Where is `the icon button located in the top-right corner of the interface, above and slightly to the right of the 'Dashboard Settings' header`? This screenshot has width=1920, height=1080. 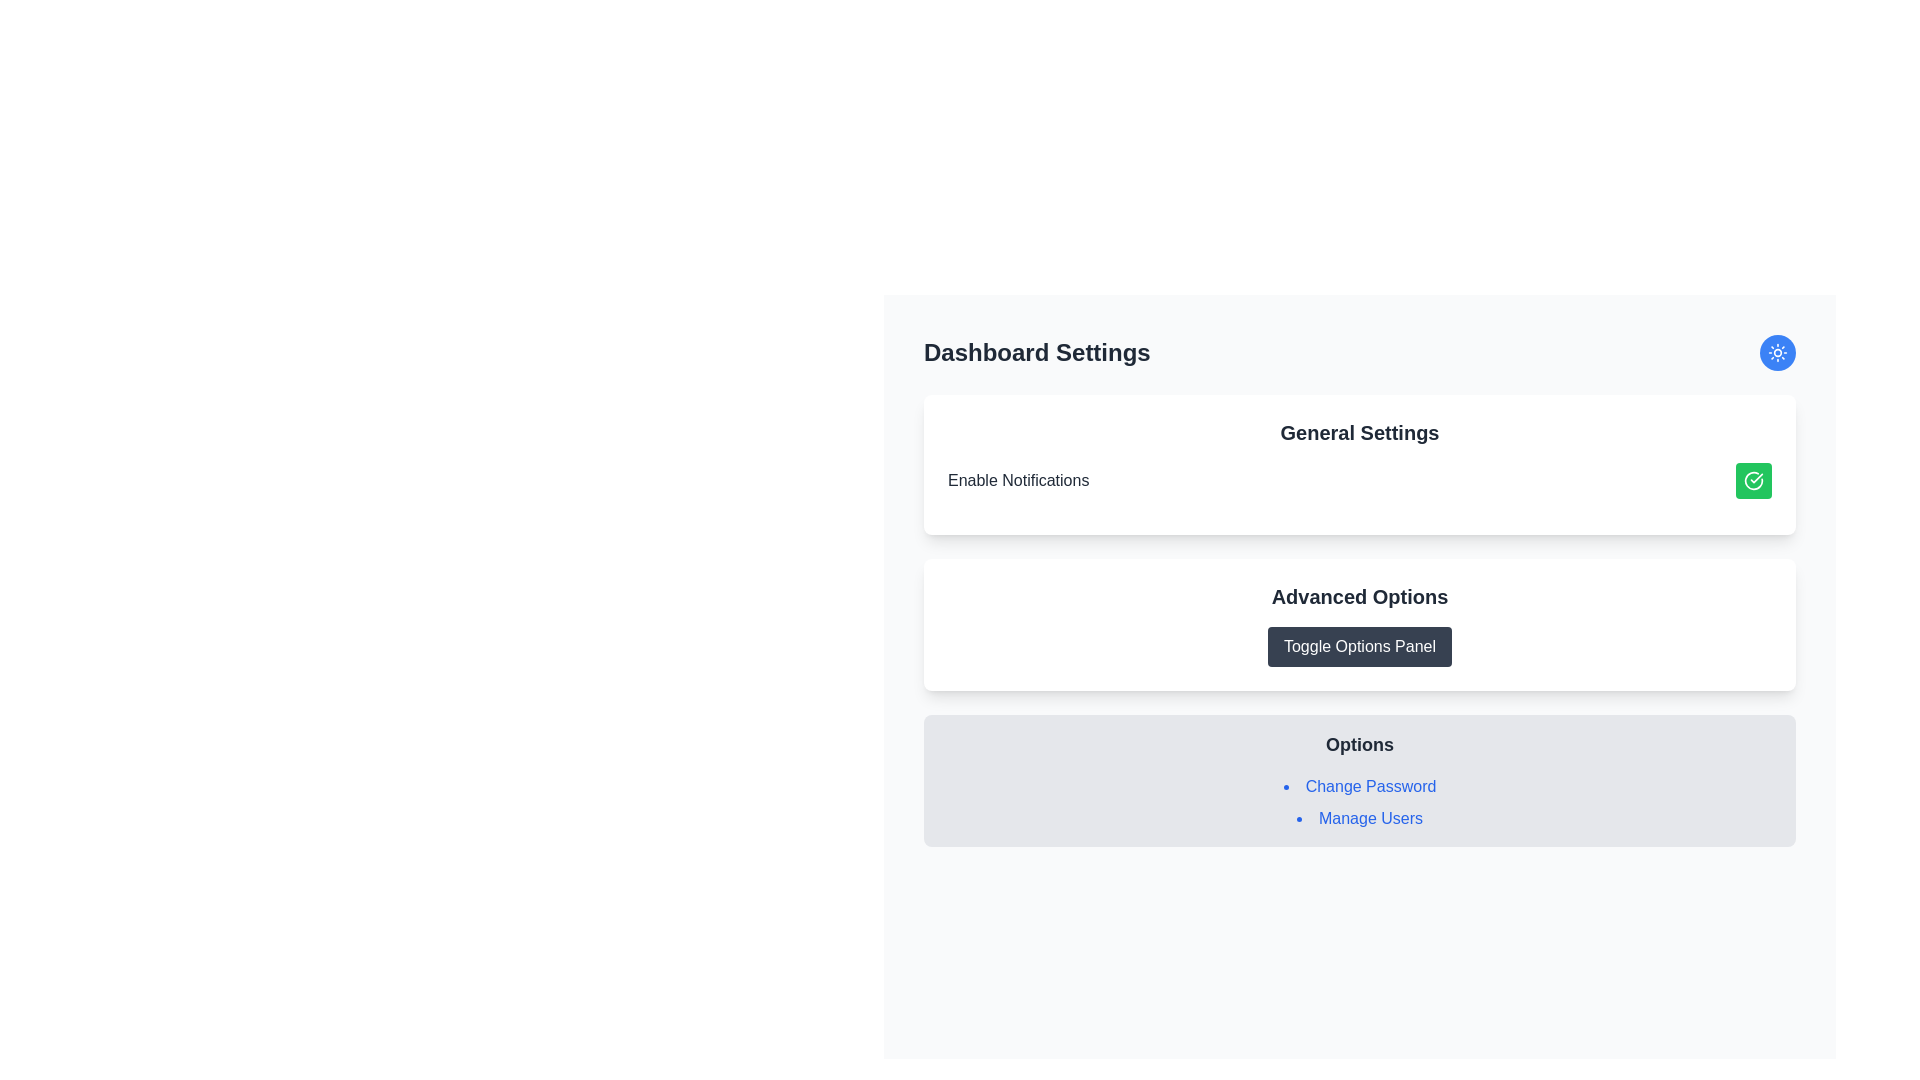
the icon button located in the top-right corner of the interface, above and slightly to the right of the 'Dashboard Settings' header is located at coordinates (1777, 352).